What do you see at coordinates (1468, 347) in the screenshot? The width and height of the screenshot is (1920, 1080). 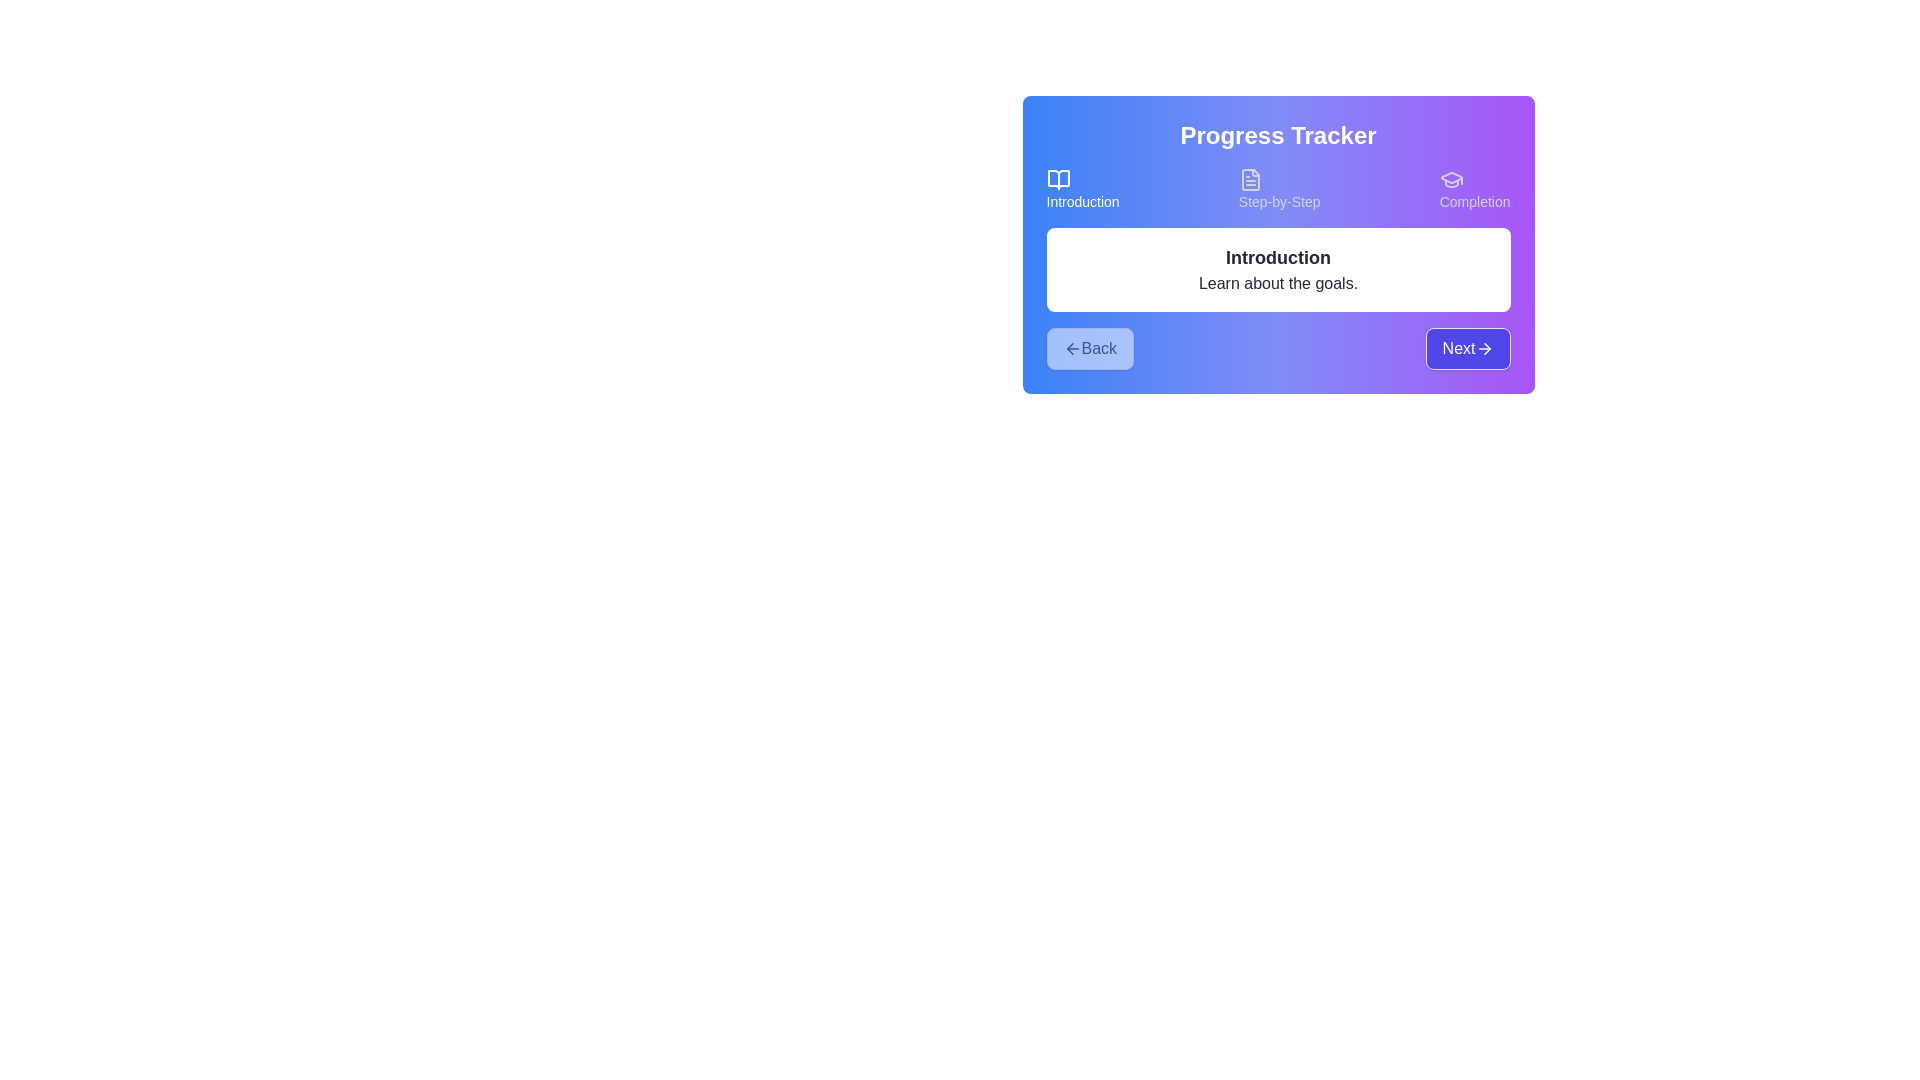 I see `Next button to navigate through the steps` at bounding box center [1468, 347].